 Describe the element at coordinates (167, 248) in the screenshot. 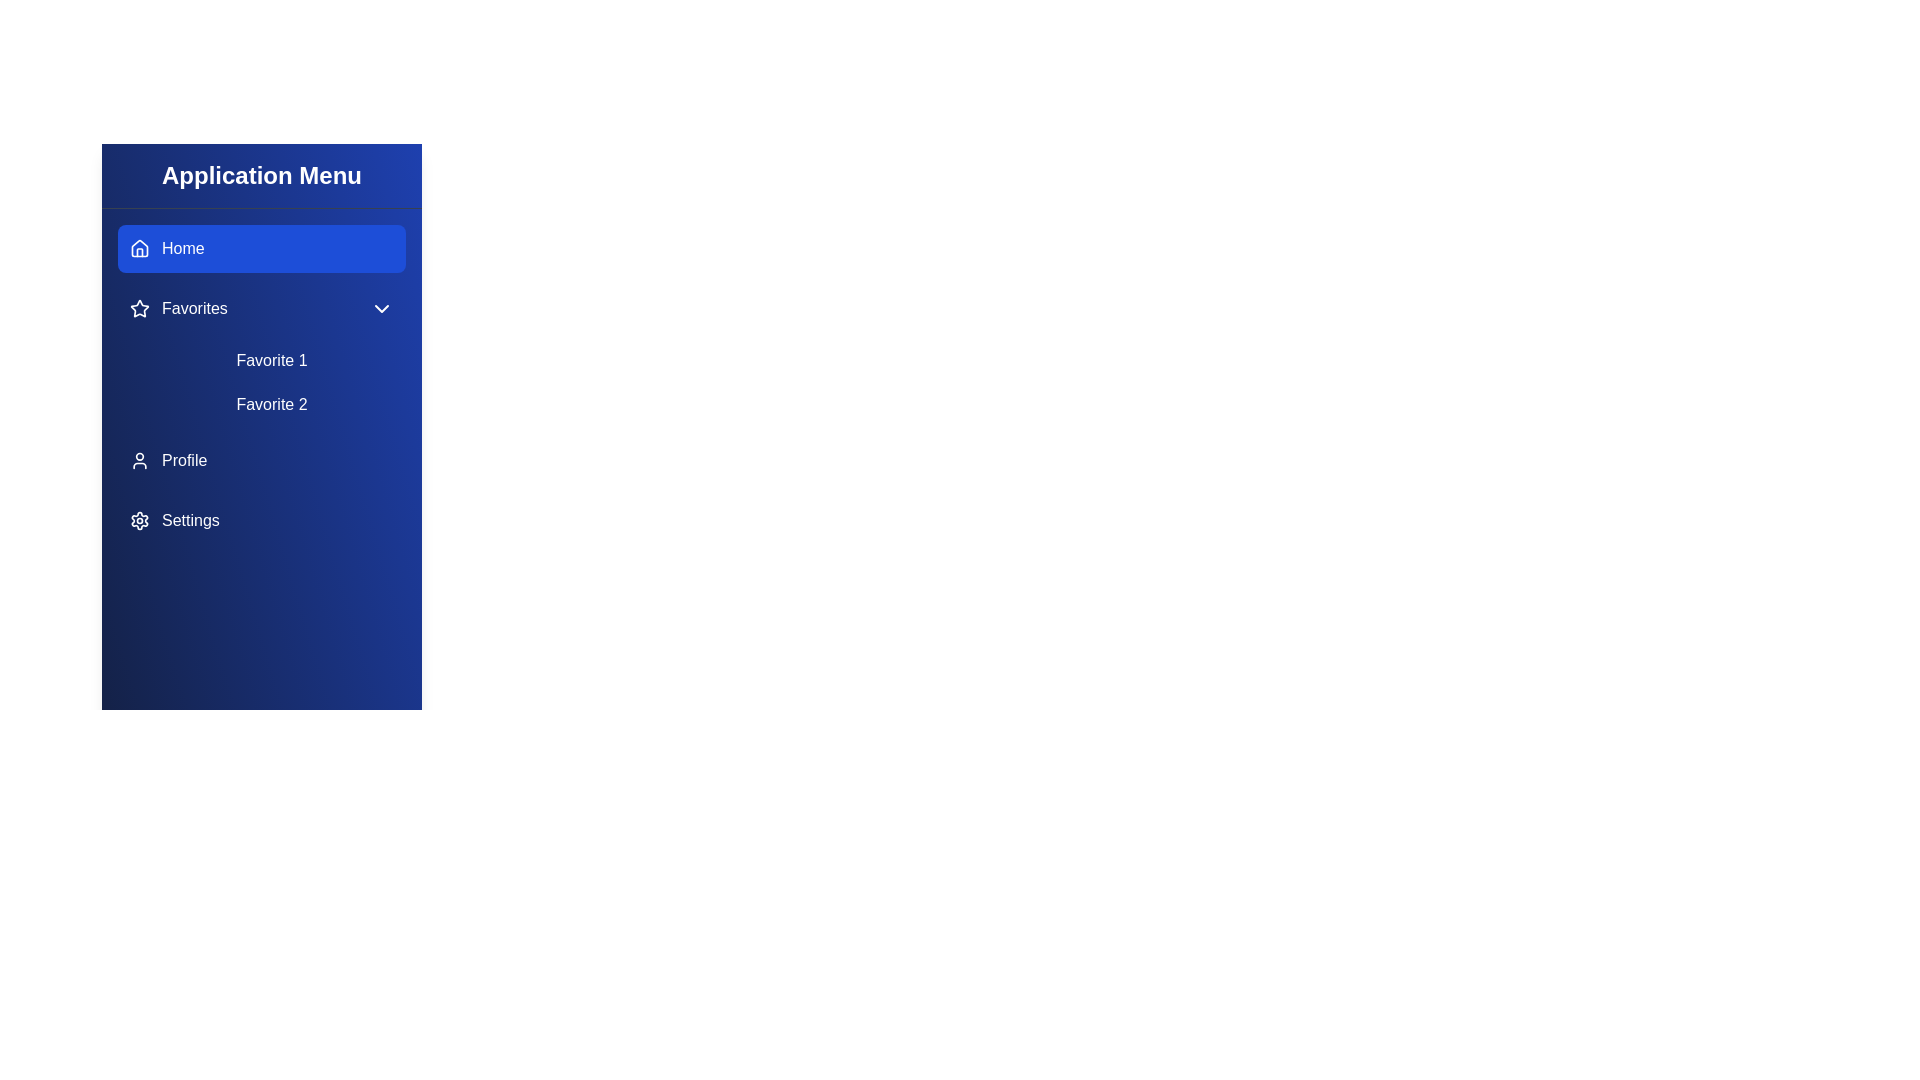

I see `the 'Home' navigation button, which features a house icon and a bold blue background` at that location.